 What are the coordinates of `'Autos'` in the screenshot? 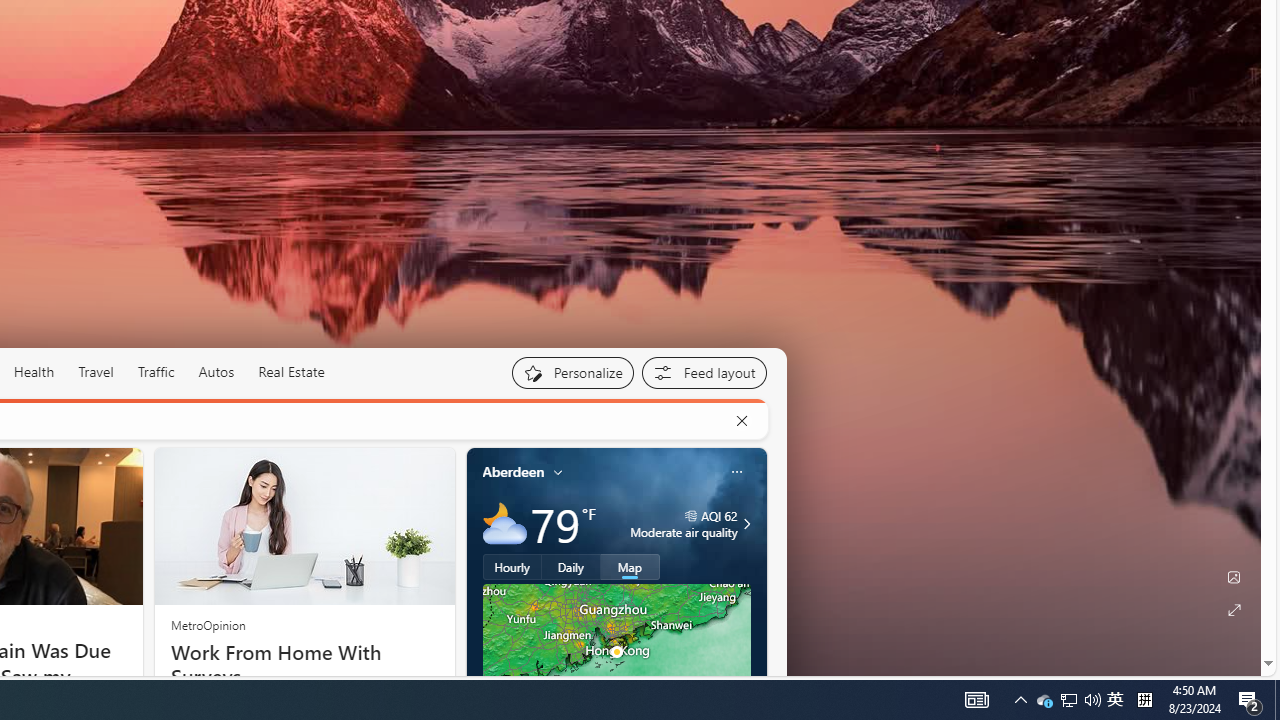 It's located at (216, 372).